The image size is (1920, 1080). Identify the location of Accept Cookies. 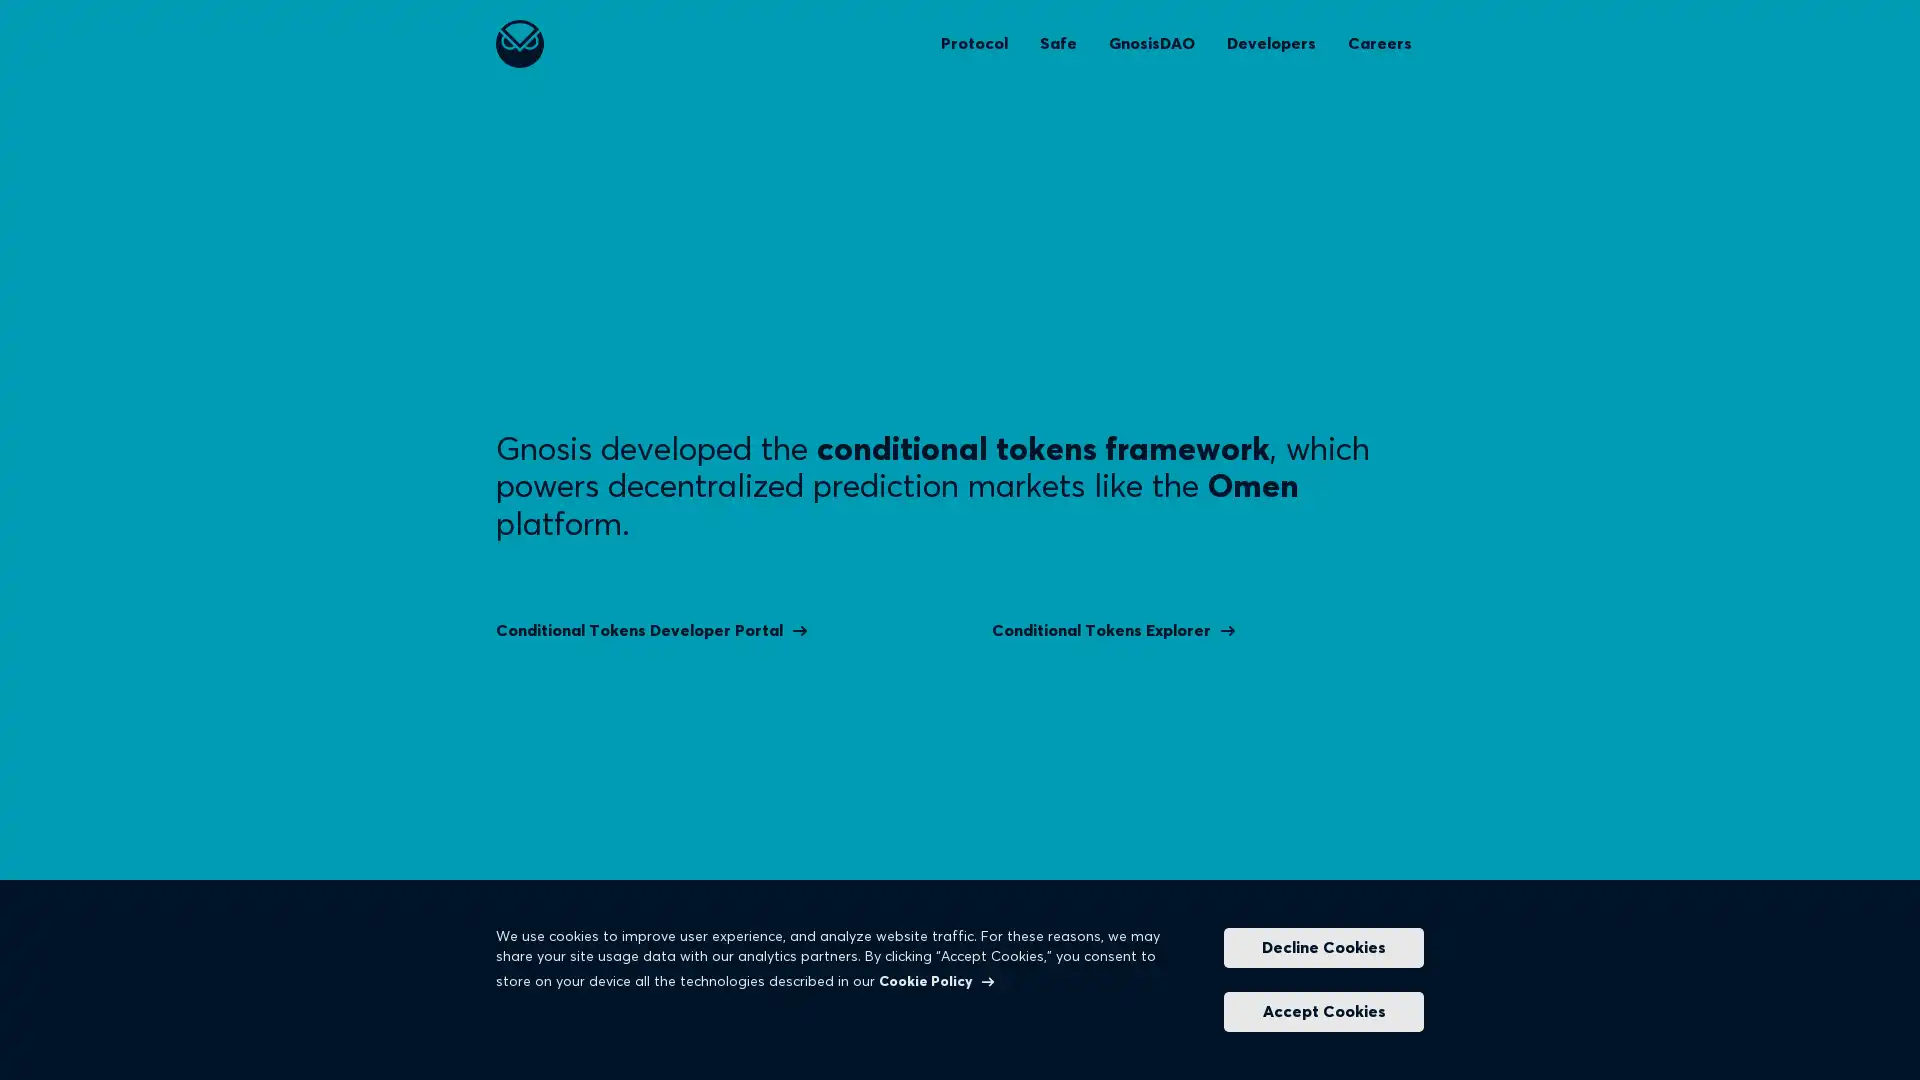
(1324, 1011).